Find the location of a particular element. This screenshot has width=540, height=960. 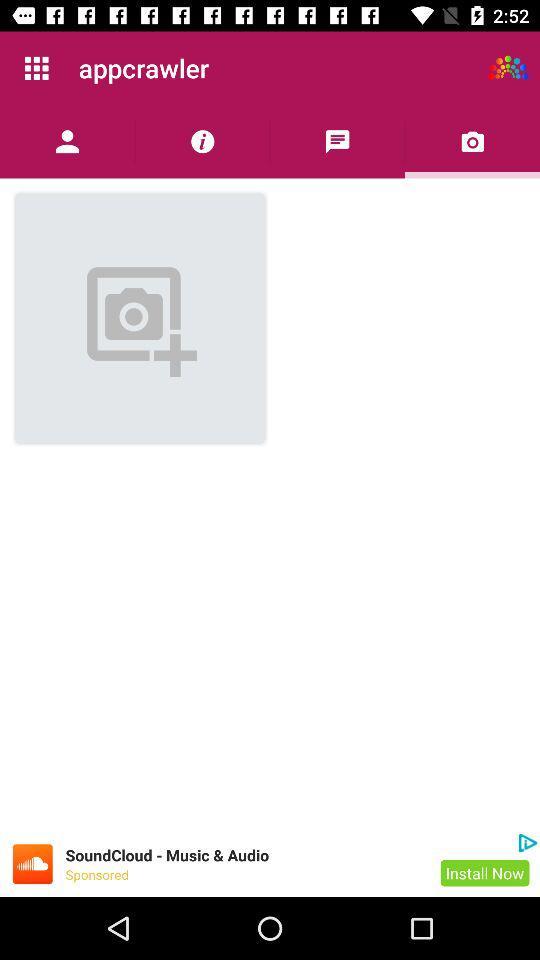

chat/message is located at coordinates (337, 140).